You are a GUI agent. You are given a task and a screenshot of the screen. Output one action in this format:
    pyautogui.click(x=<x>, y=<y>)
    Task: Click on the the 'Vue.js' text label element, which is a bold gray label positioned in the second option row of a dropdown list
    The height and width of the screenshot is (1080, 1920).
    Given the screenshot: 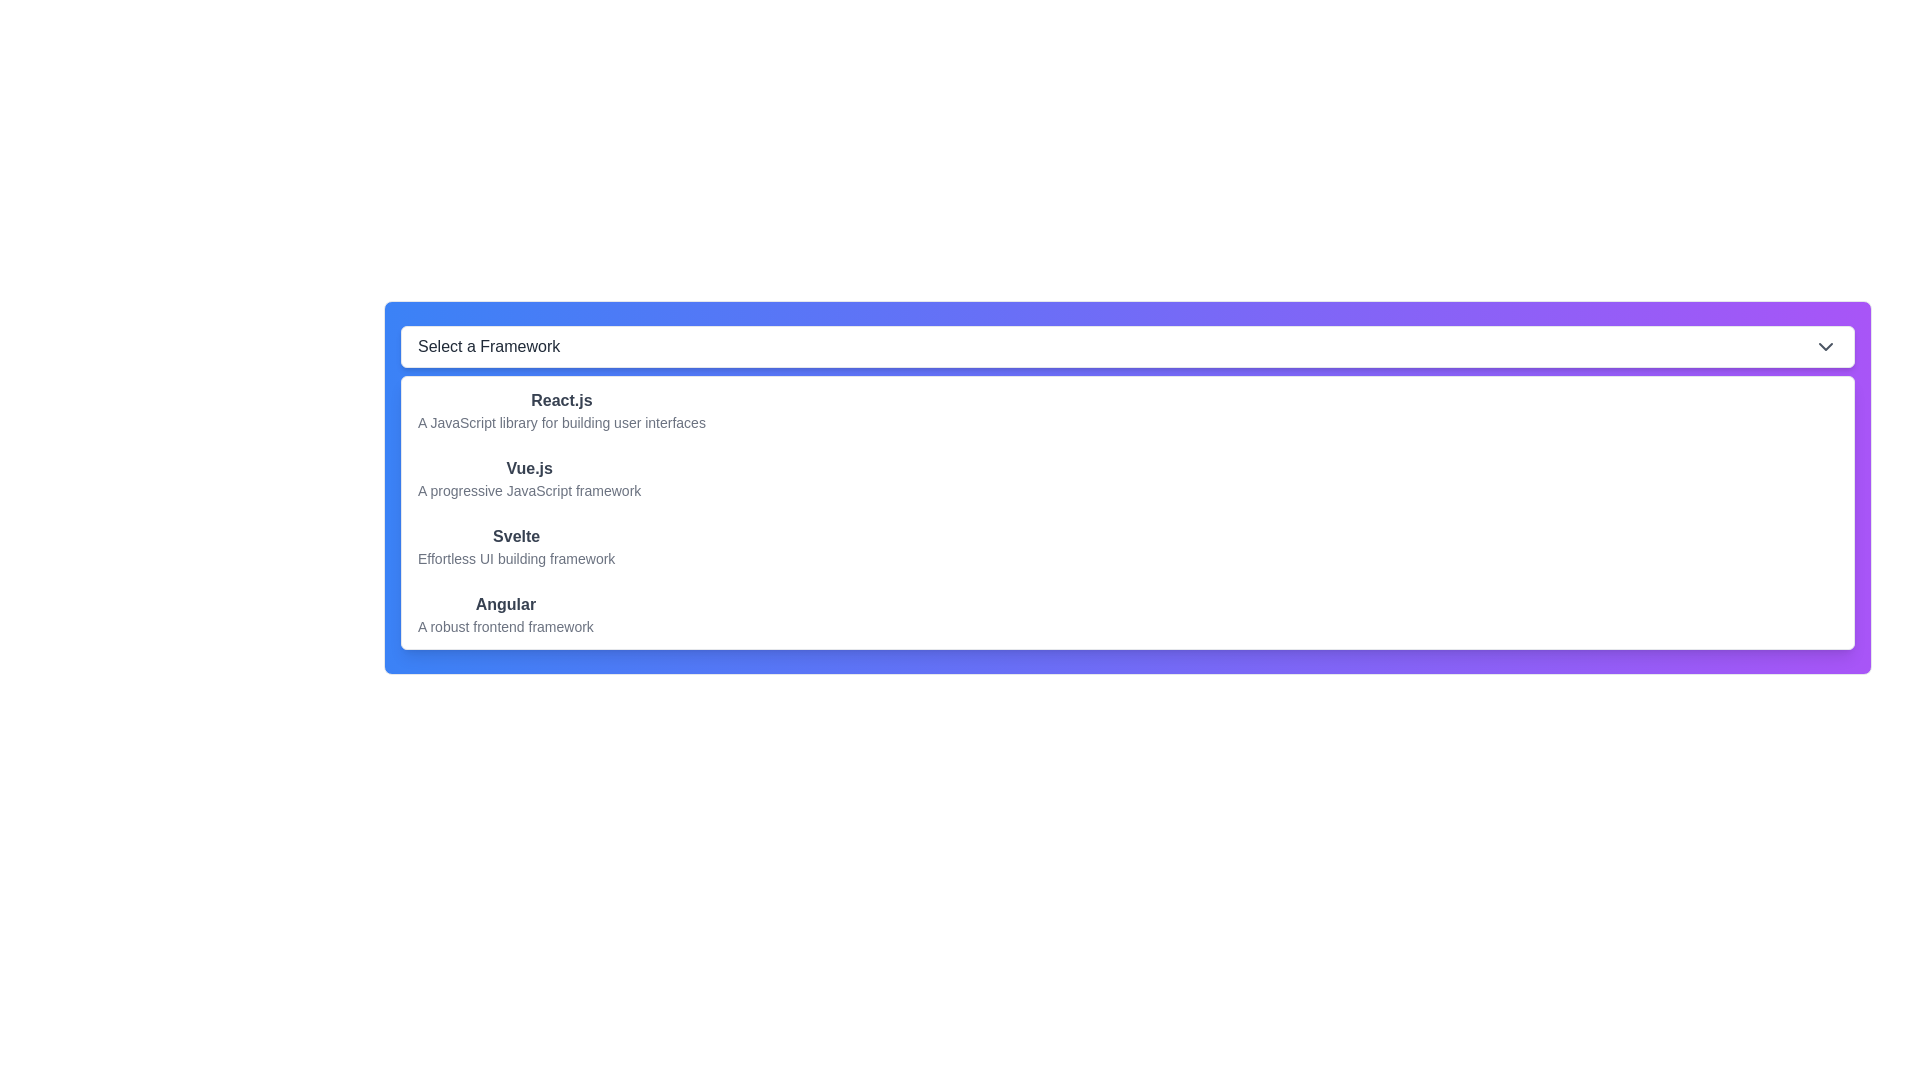 What is the action you would take?
    pyautogui.click(x=529, y=469)
    